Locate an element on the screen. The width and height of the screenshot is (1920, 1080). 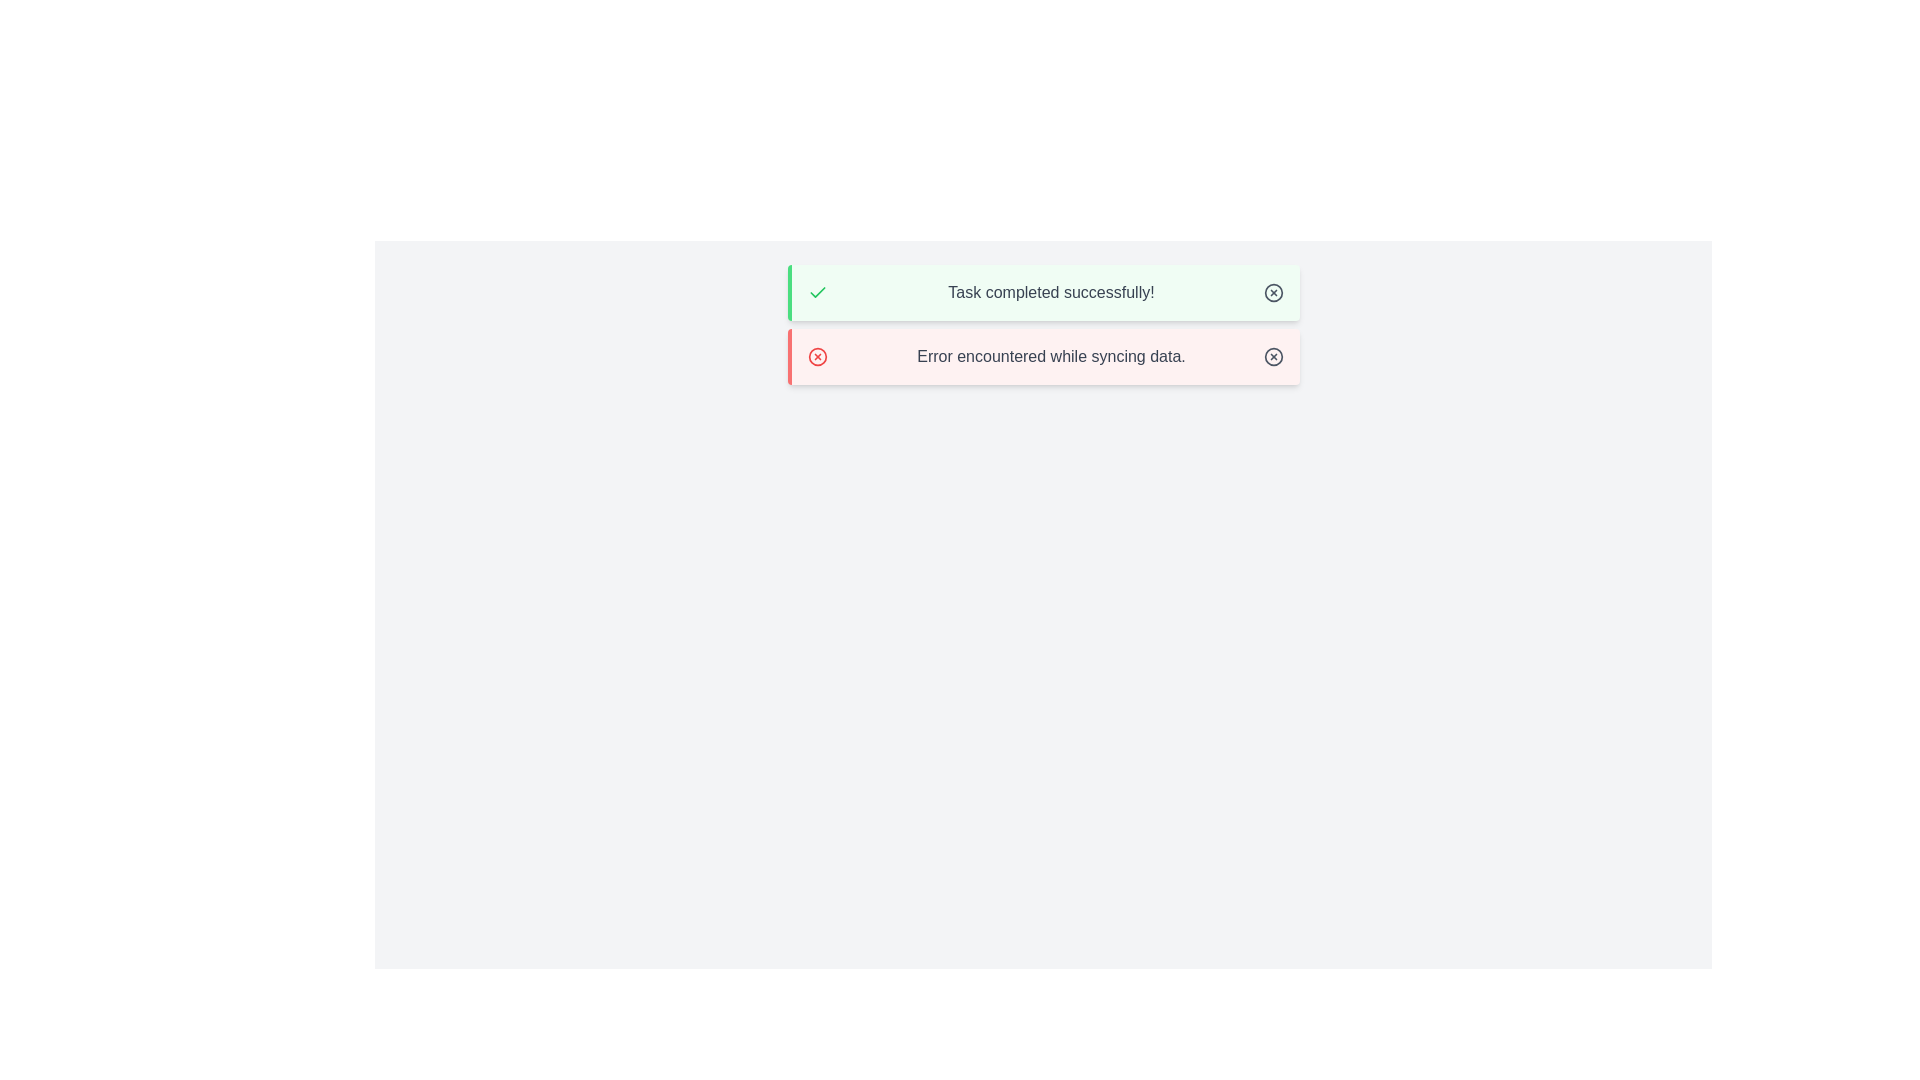
the green check mark icon located in the upper-left side of the notification card that reads 'Task completed successfully!' is located at coordinates (817, 293).